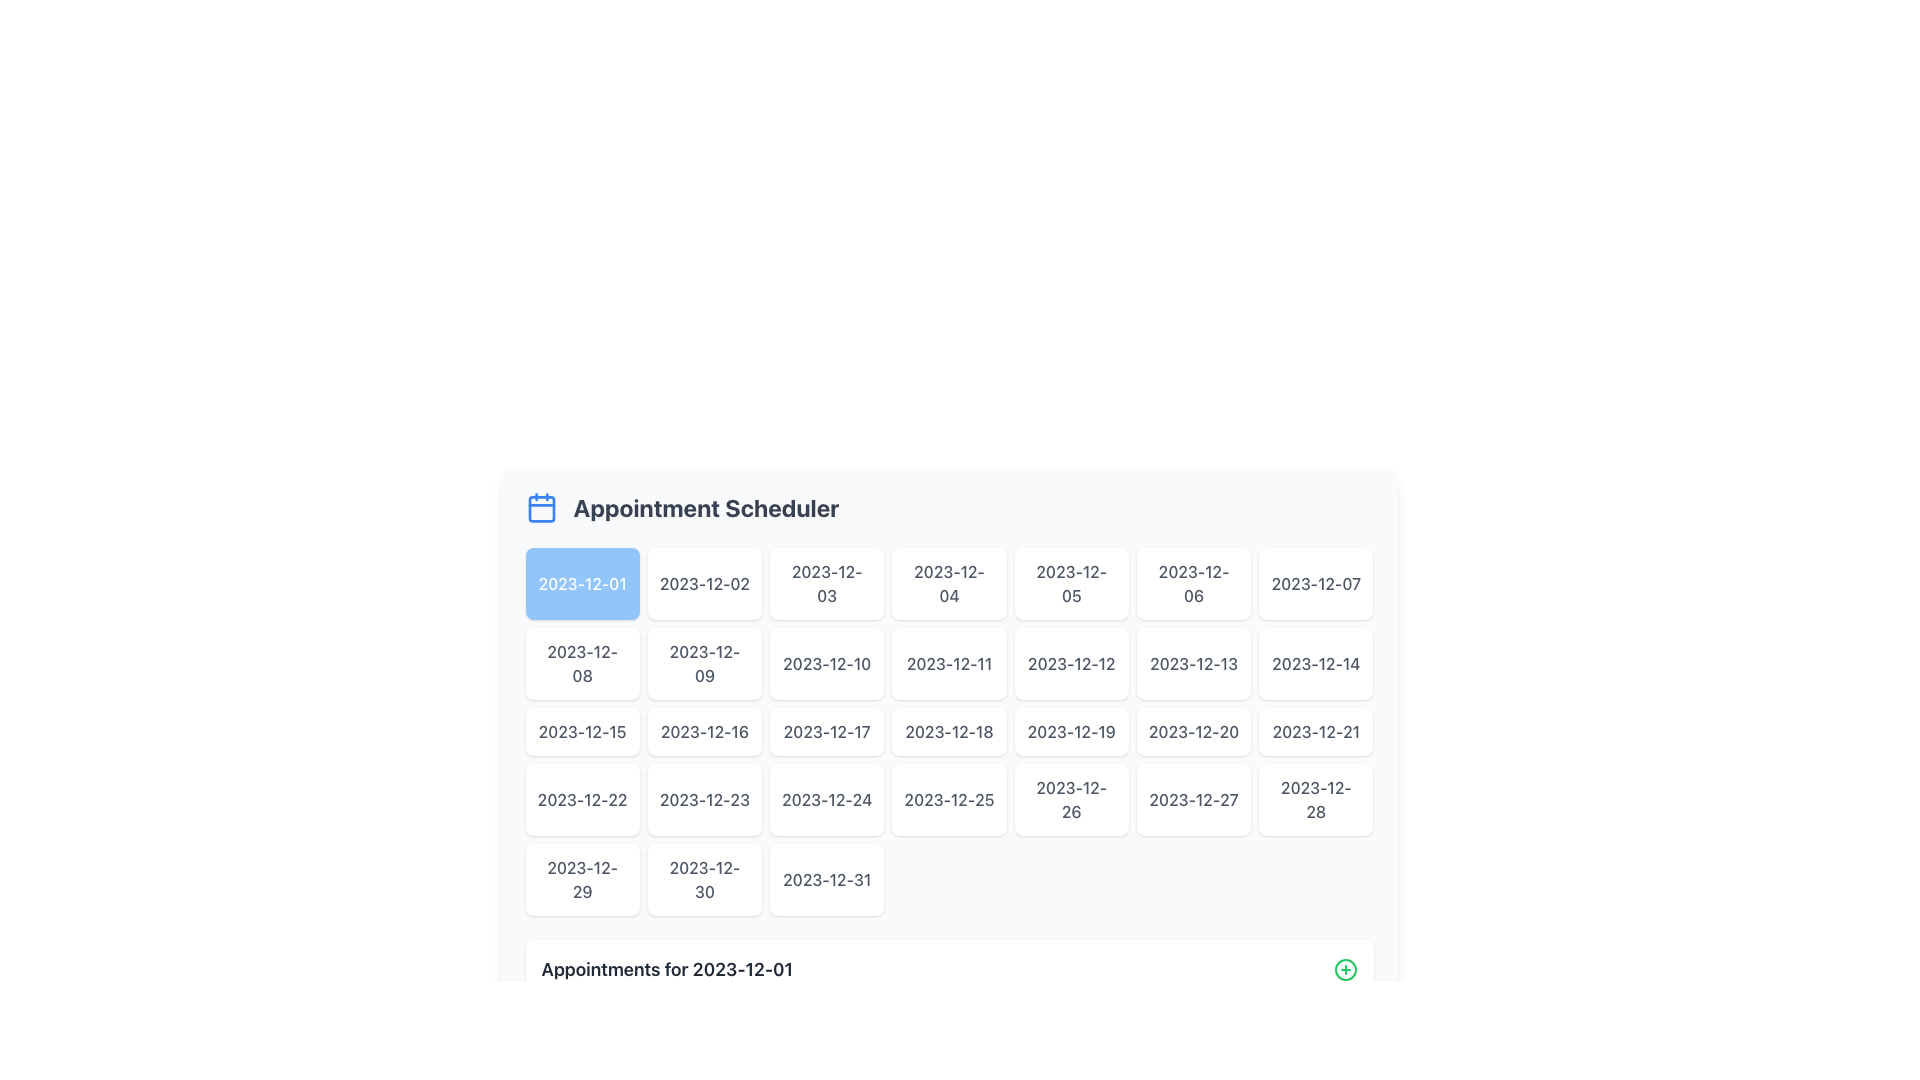  I want to click on the highlighted date cell in the grid layout of the 'Appointment Scheduler' to emphasize it, so click(948, 732).